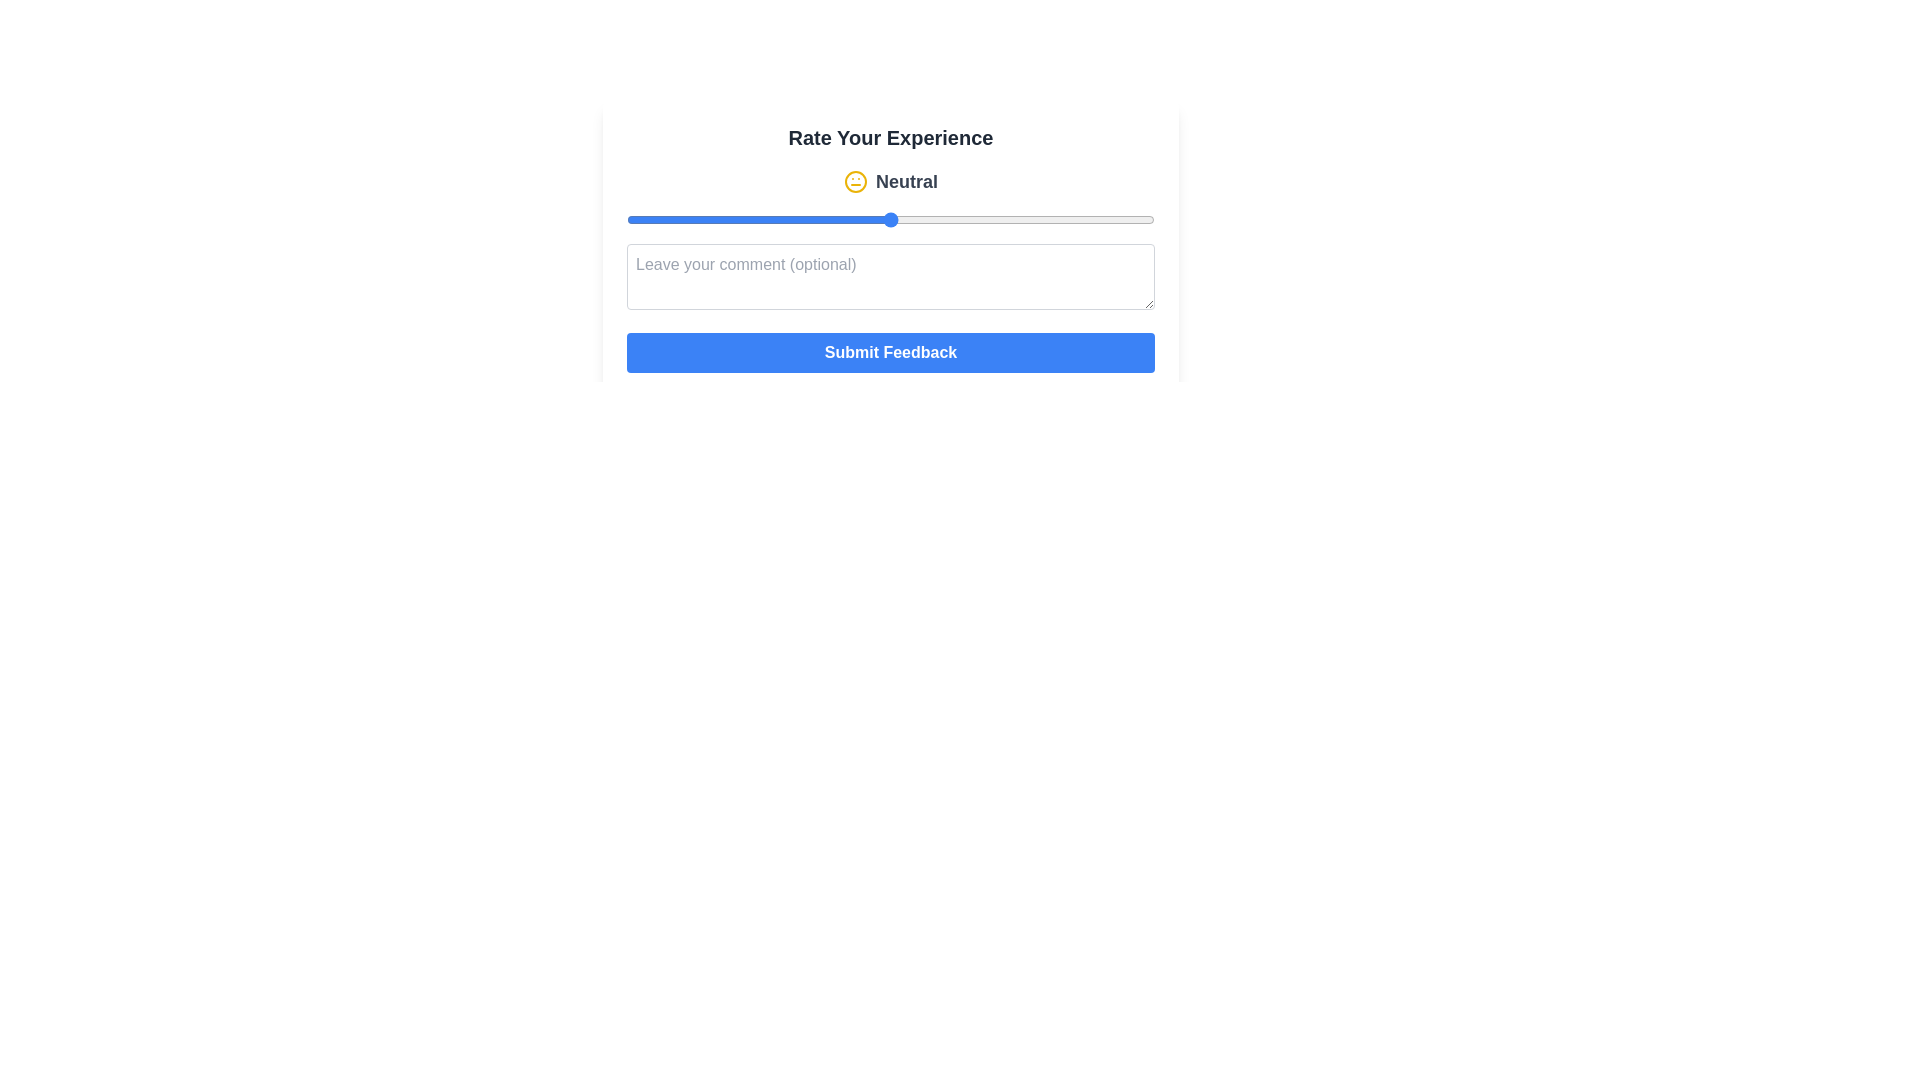 The width and height of the screenshot is (1920, 1080). Describe the element at coordinates (1022, 219) in the screenshot. I see `the rating slider to set the rating to 4 (1 to 5)` at that location.